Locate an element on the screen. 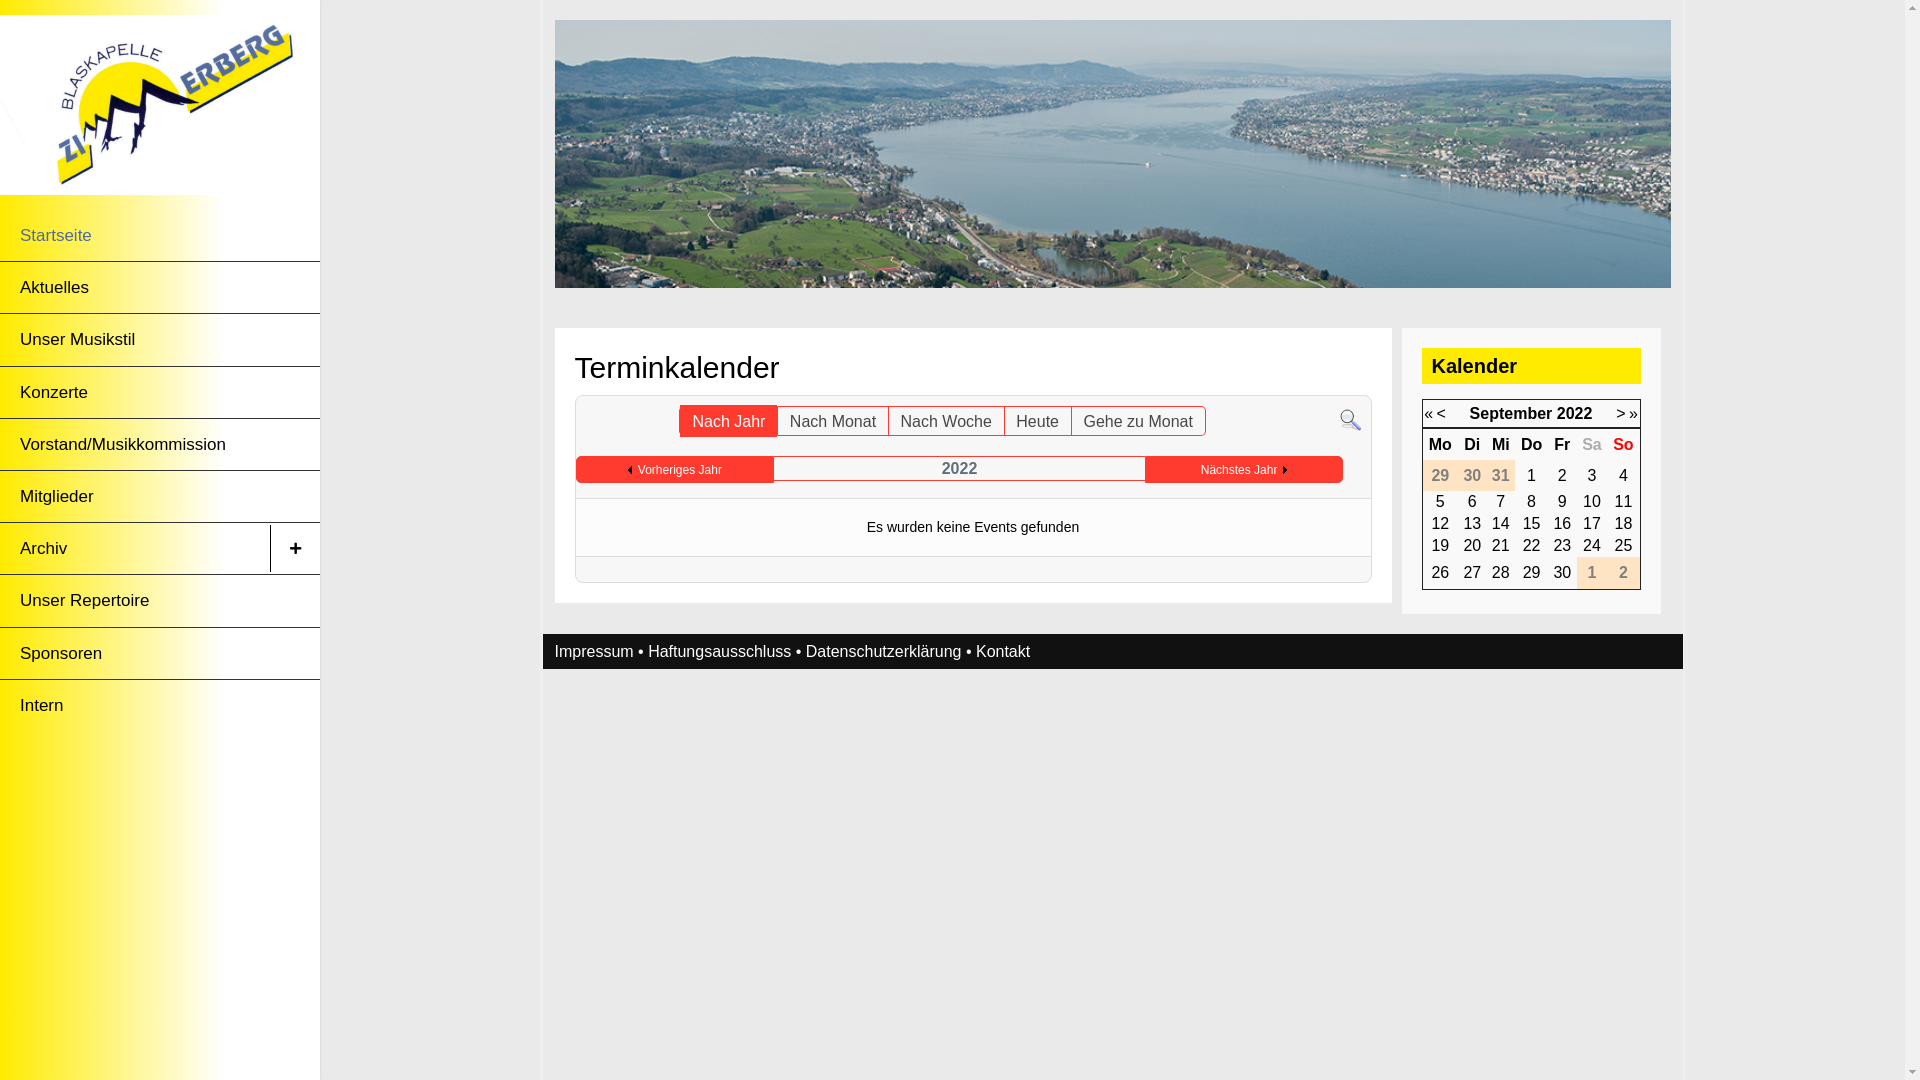 This screenshot has width=1920, height=1080. '20' is located at coordinates (1472, 545).